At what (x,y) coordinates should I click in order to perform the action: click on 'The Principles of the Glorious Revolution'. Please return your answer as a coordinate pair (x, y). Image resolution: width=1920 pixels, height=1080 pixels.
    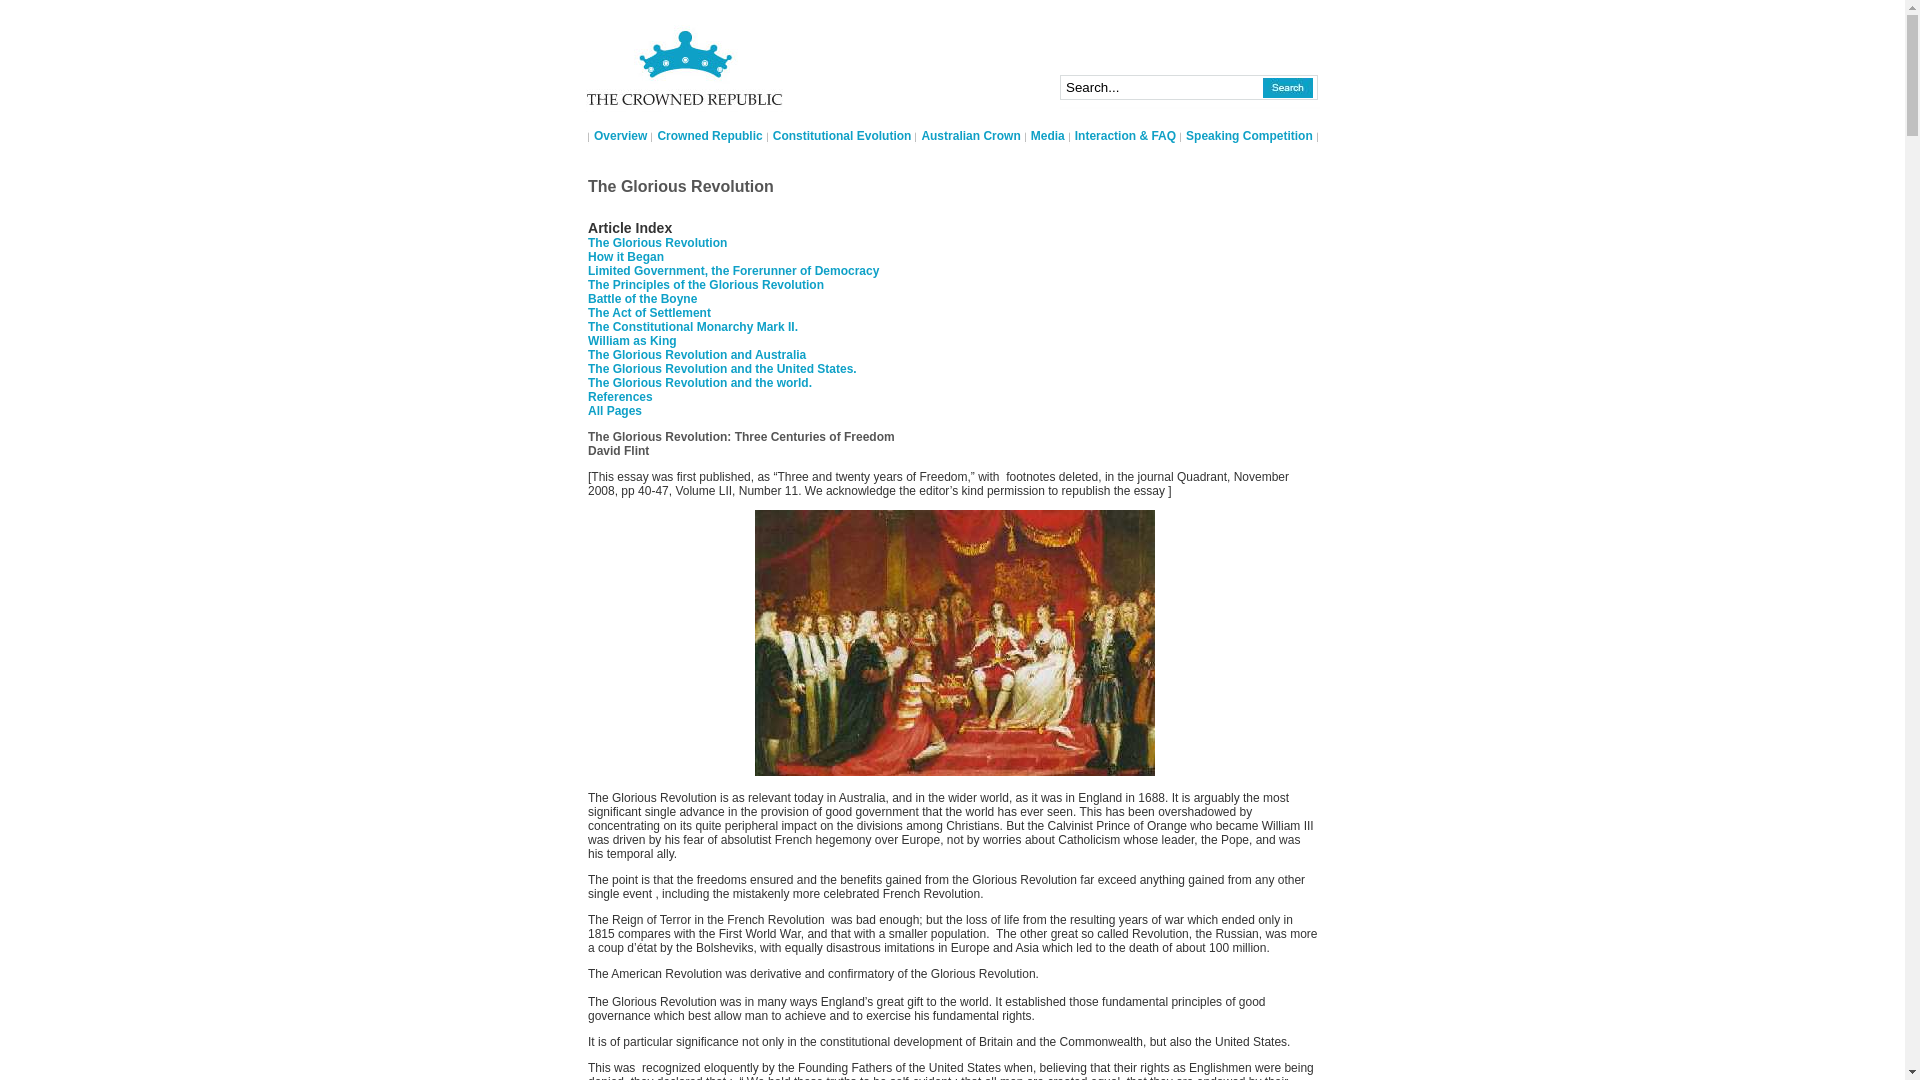
    Looking at the image, I should click on (705, 285).